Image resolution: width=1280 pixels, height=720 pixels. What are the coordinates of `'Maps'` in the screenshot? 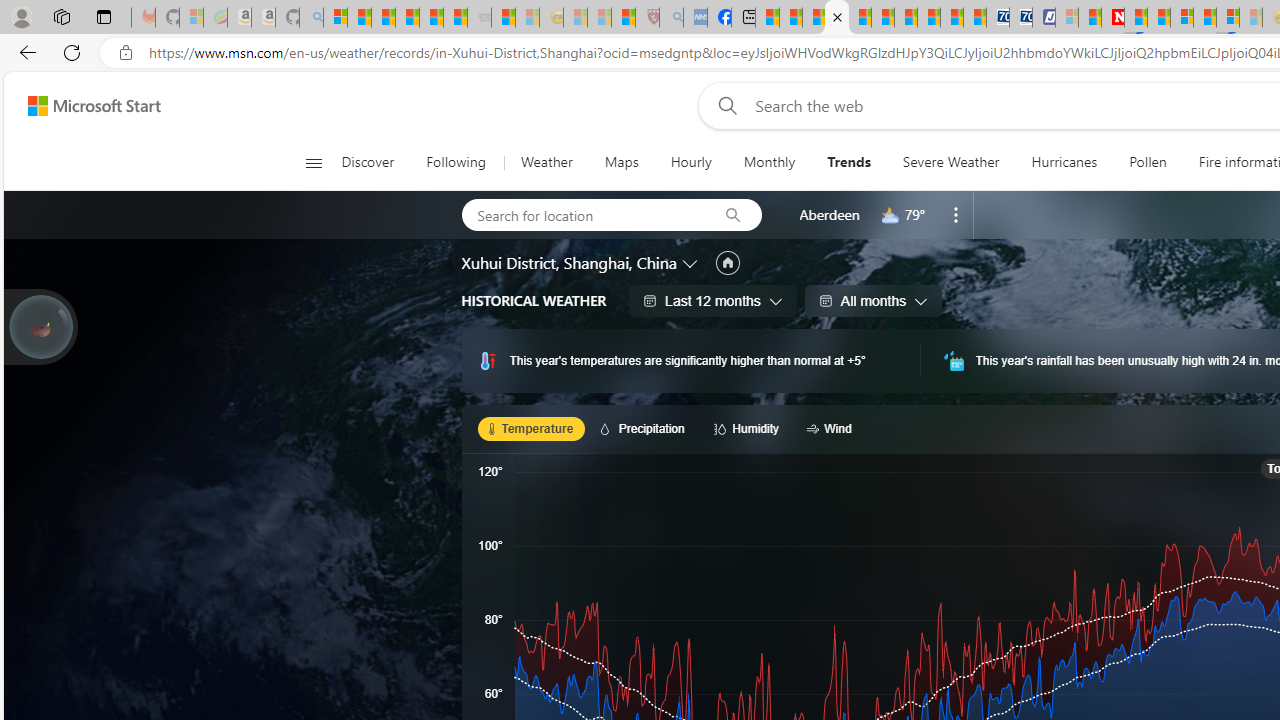 It's located at (620, 162).